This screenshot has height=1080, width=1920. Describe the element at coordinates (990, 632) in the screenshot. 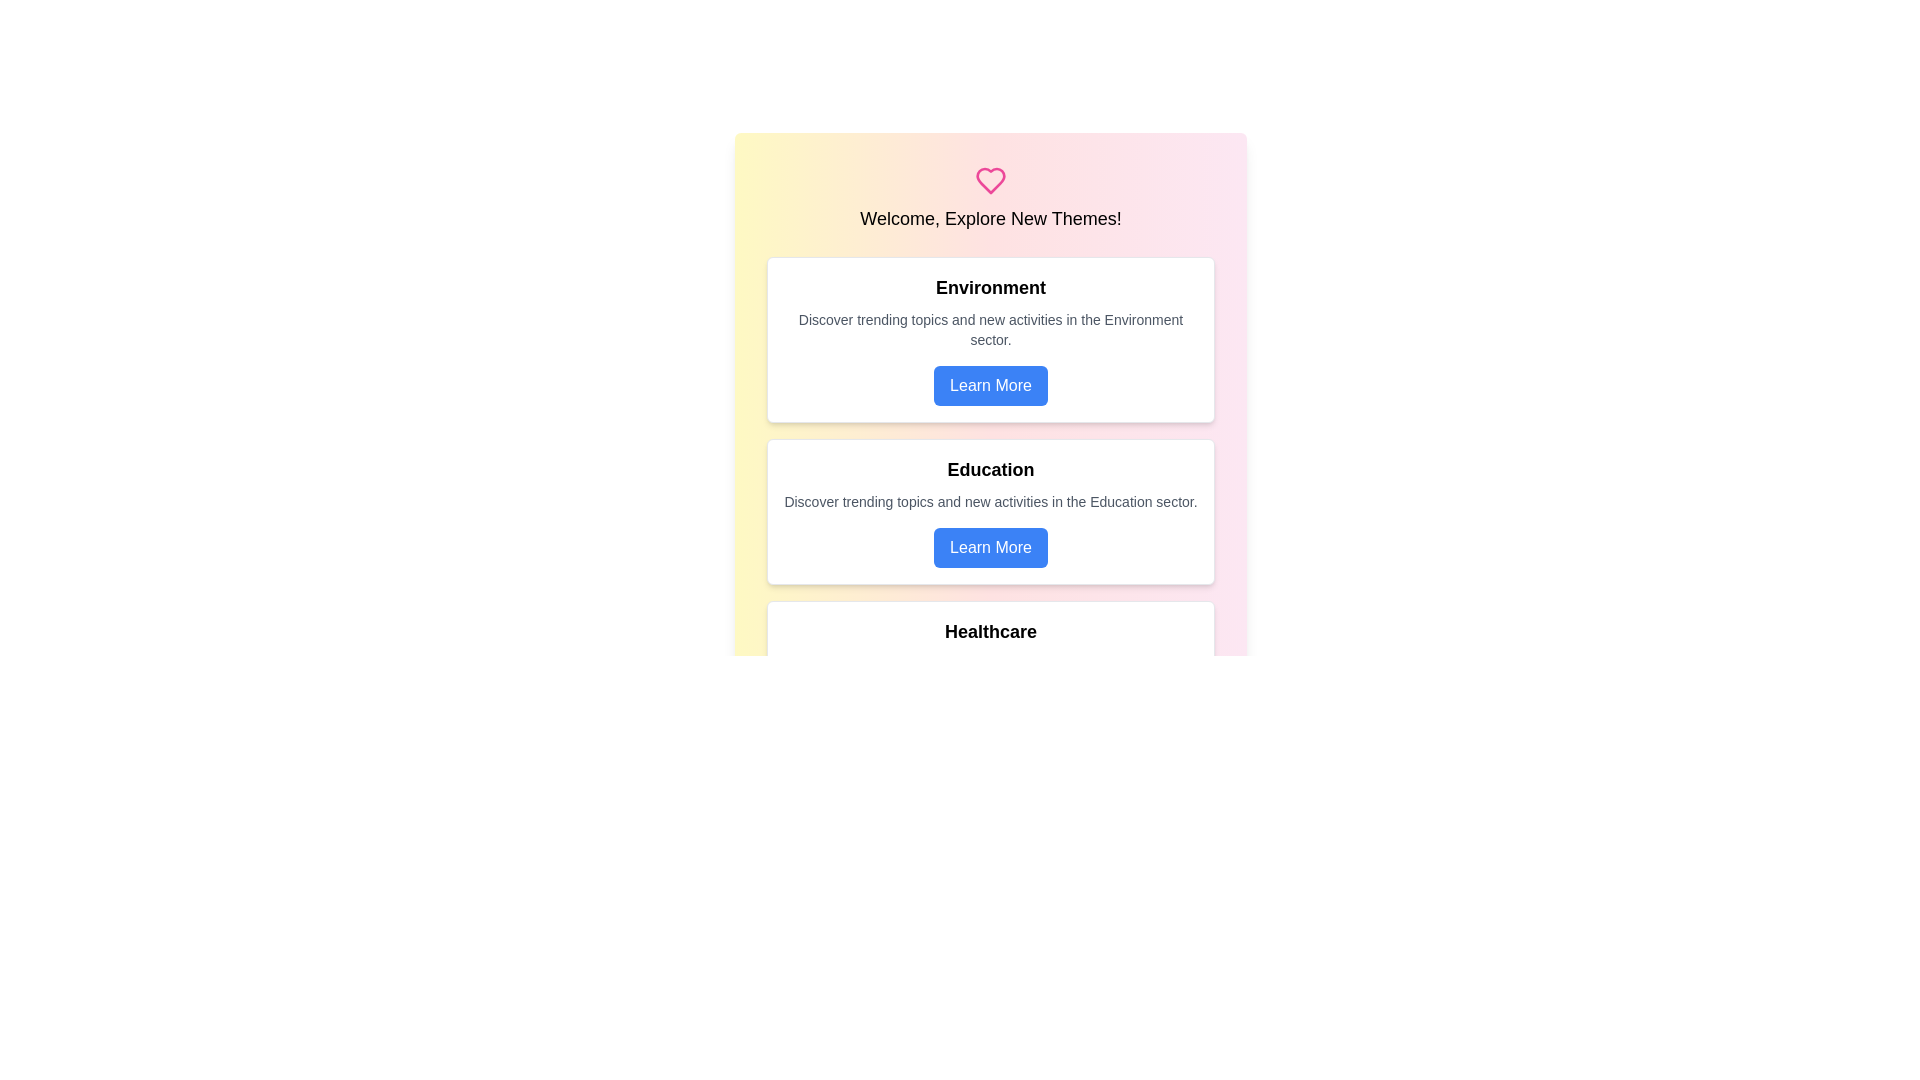

I see `the bold, large 'Healthcare' text label located at the top of the third card in a vertically stacked card layout` at that location.